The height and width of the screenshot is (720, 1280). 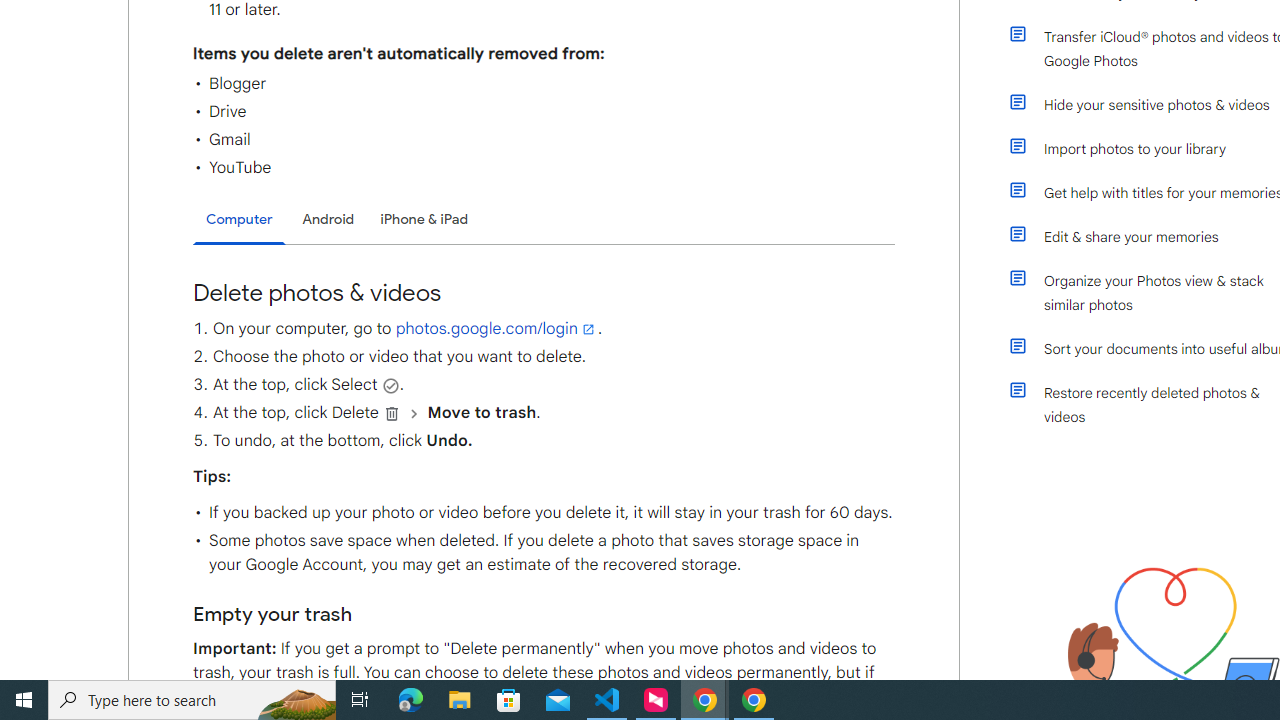 I want to click on 'Android', so click(x=328, y=219).